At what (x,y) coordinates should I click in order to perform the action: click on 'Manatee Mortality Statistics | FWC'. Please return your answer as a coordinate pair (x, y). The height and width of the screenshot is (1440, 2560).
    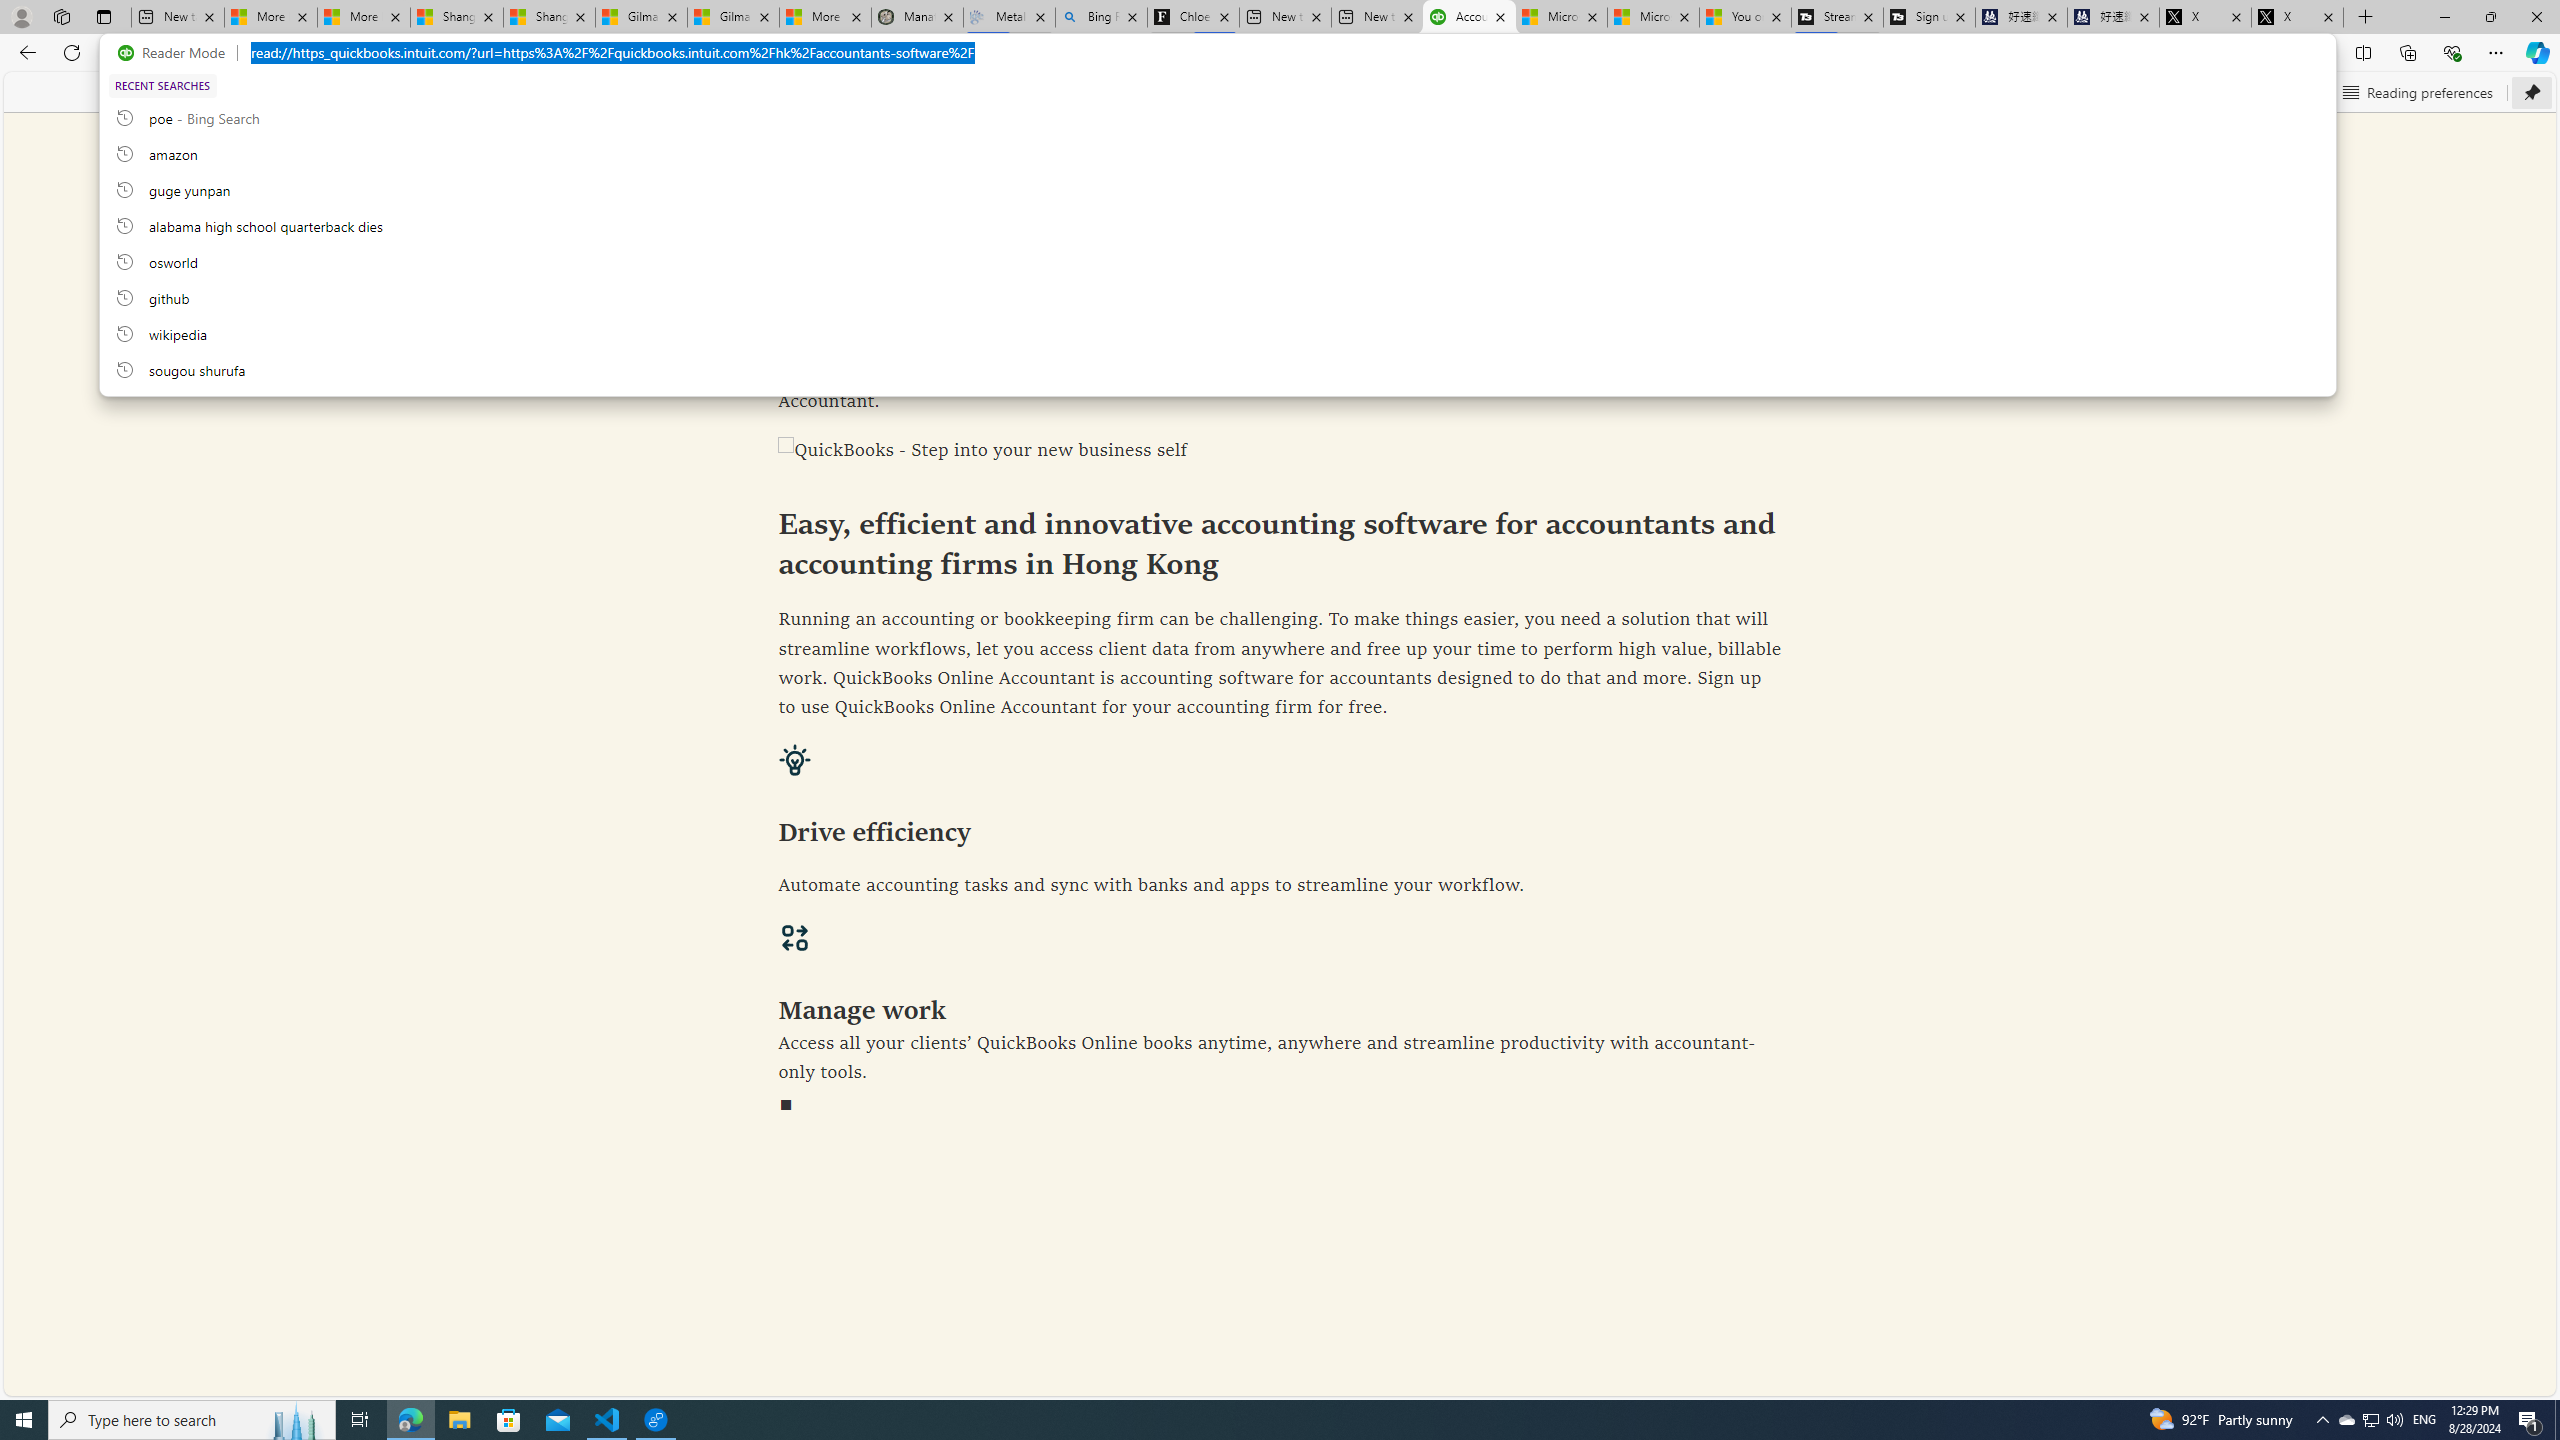
    Looking at the image, I should click on (917, 16).